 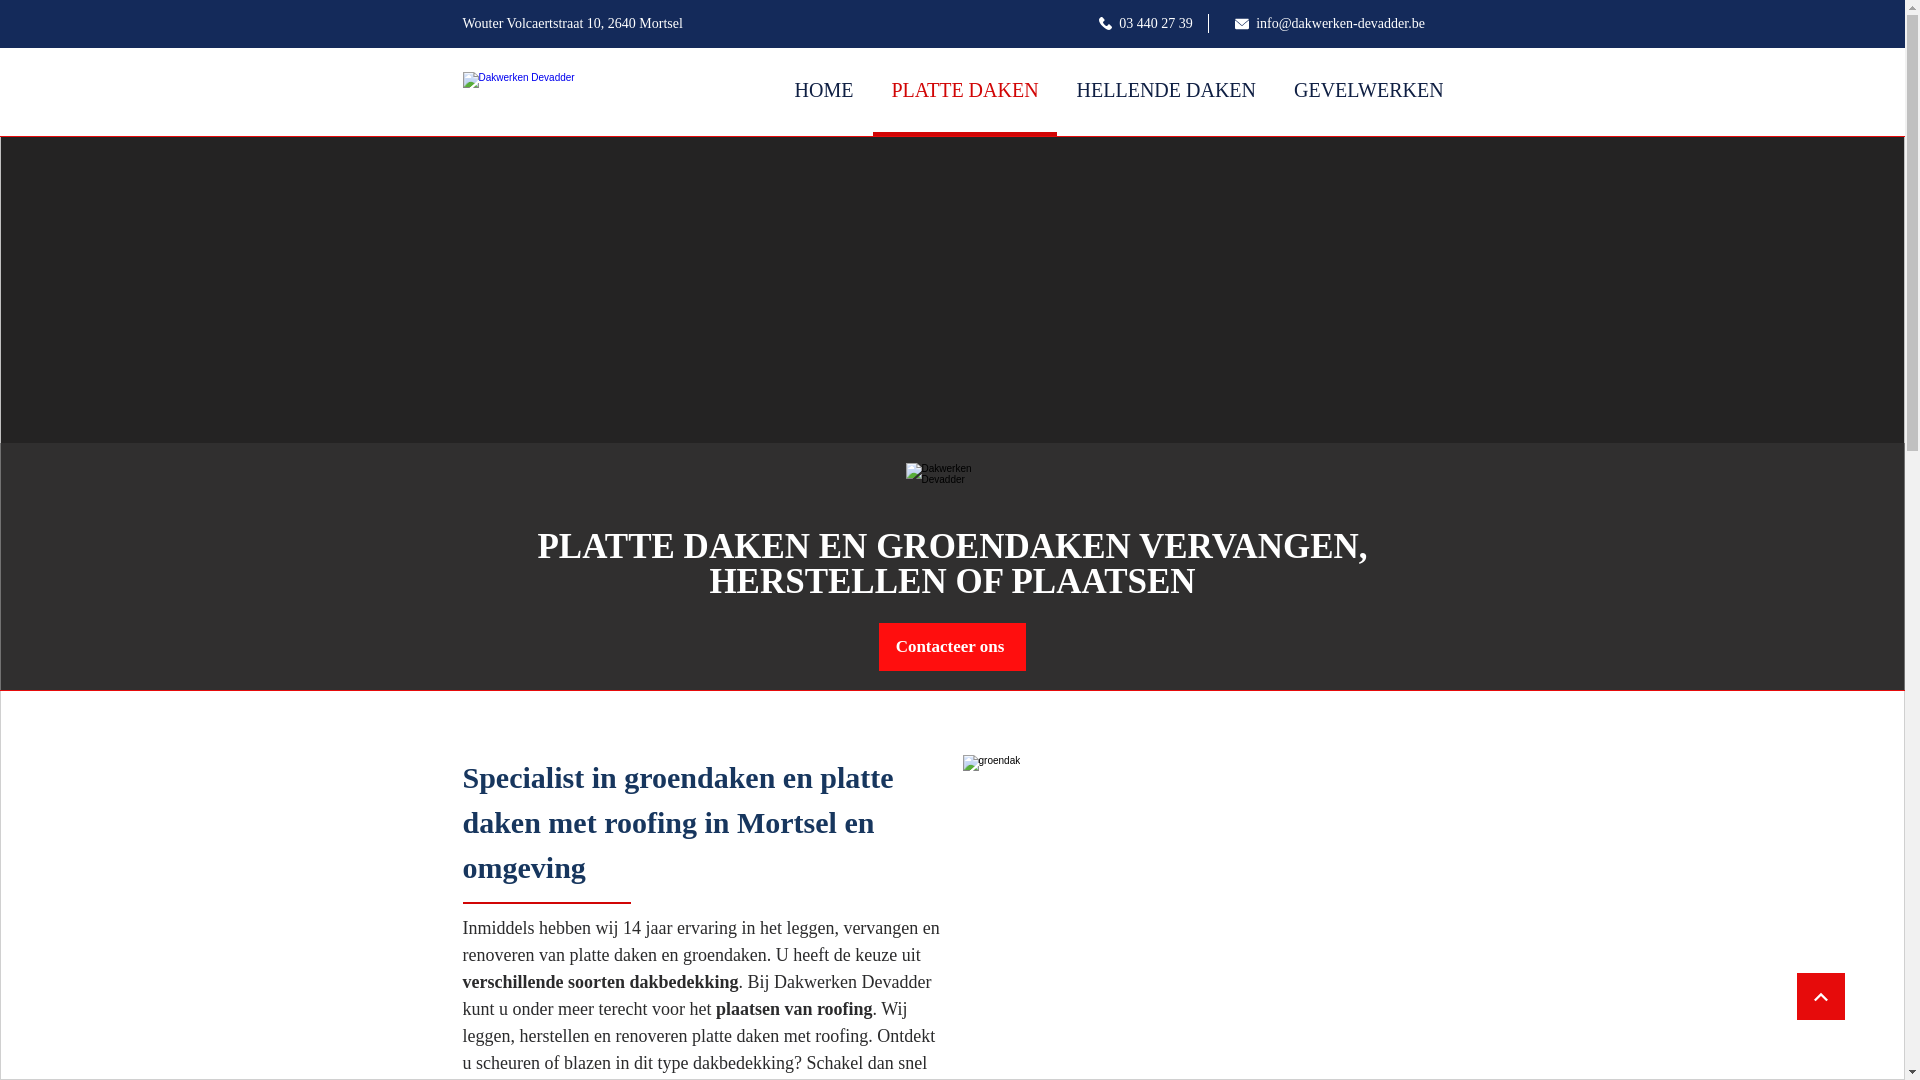 What do you see at coordinates (1527, 92) in the screenshot?
I see `'CONTACT'` at bounding box center [1527, 92].